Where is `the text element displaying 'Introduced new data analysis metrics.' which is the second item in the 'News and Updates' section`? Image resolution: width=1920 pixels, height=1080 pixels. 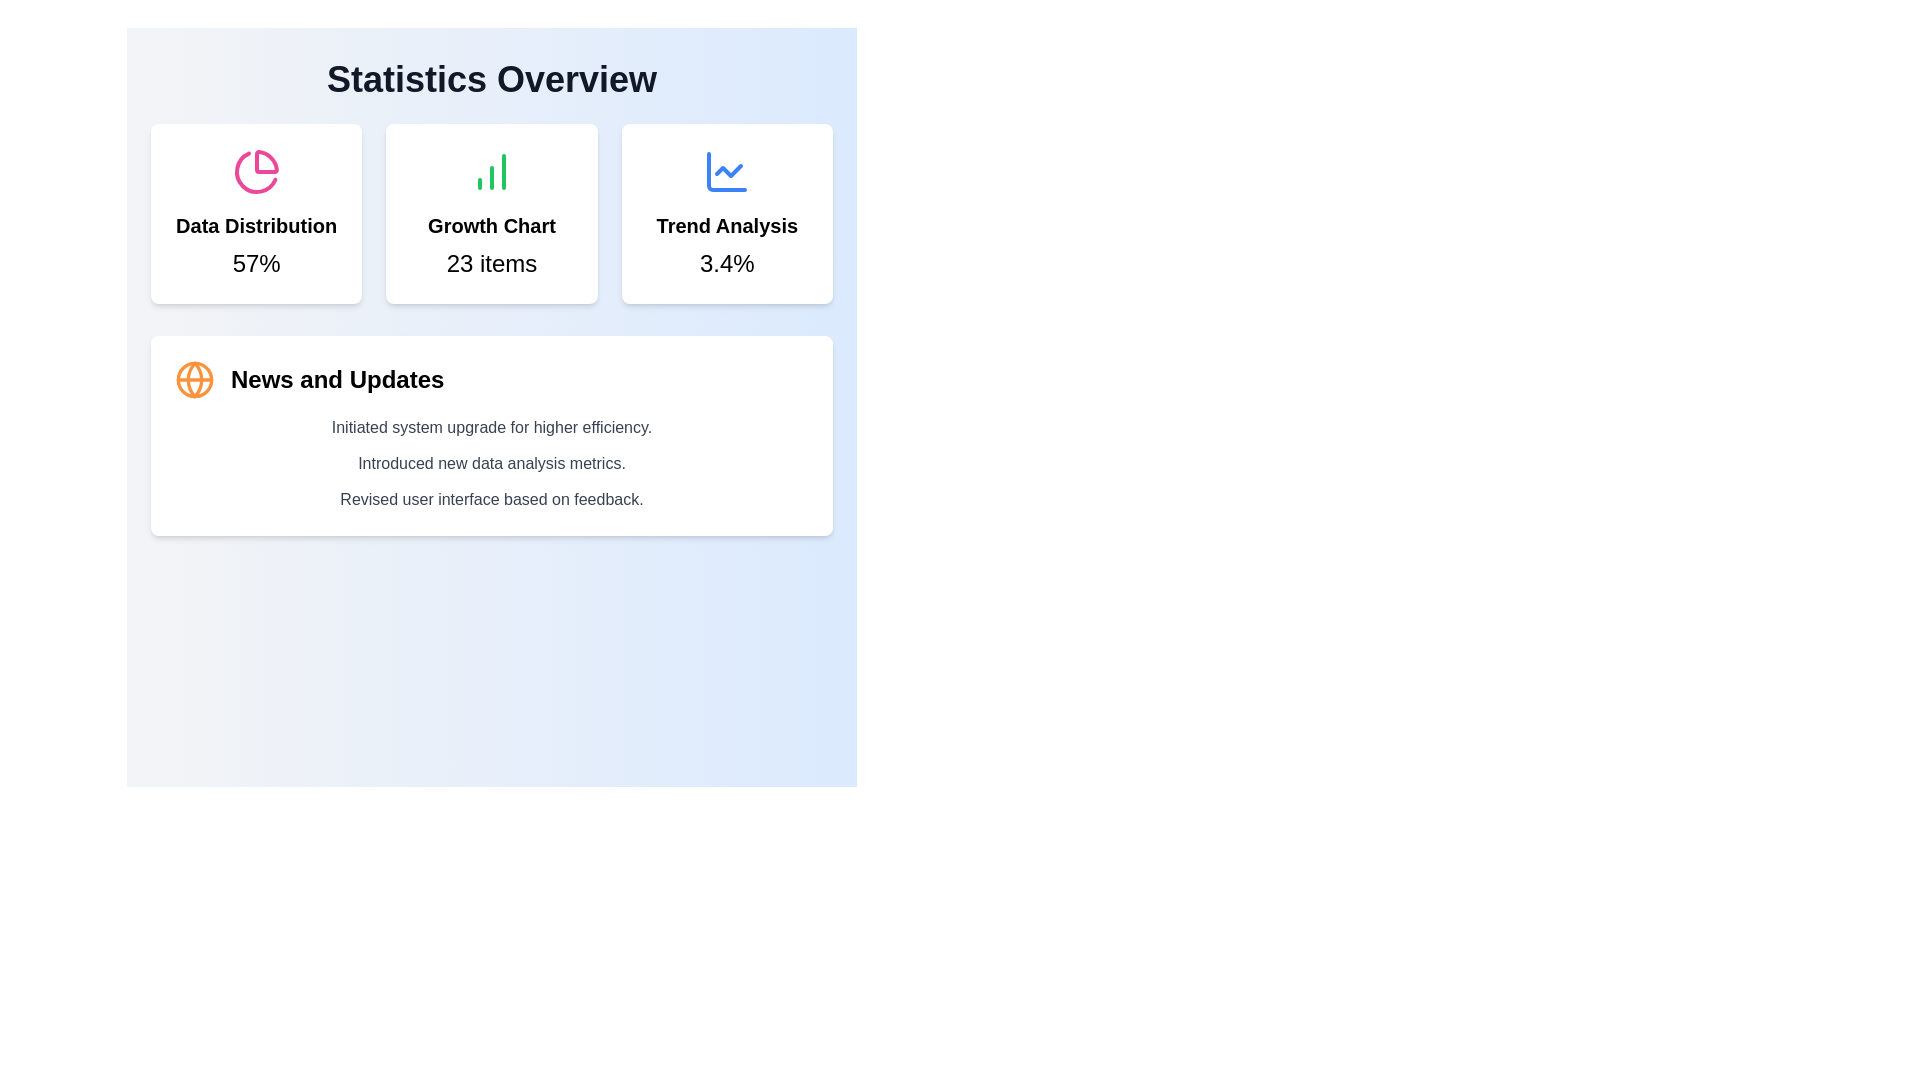 the text element displaying 'Introduced new data analysis metrics.' which is the second item in the 'News and Updates' section is located at coordinates (491, 463).